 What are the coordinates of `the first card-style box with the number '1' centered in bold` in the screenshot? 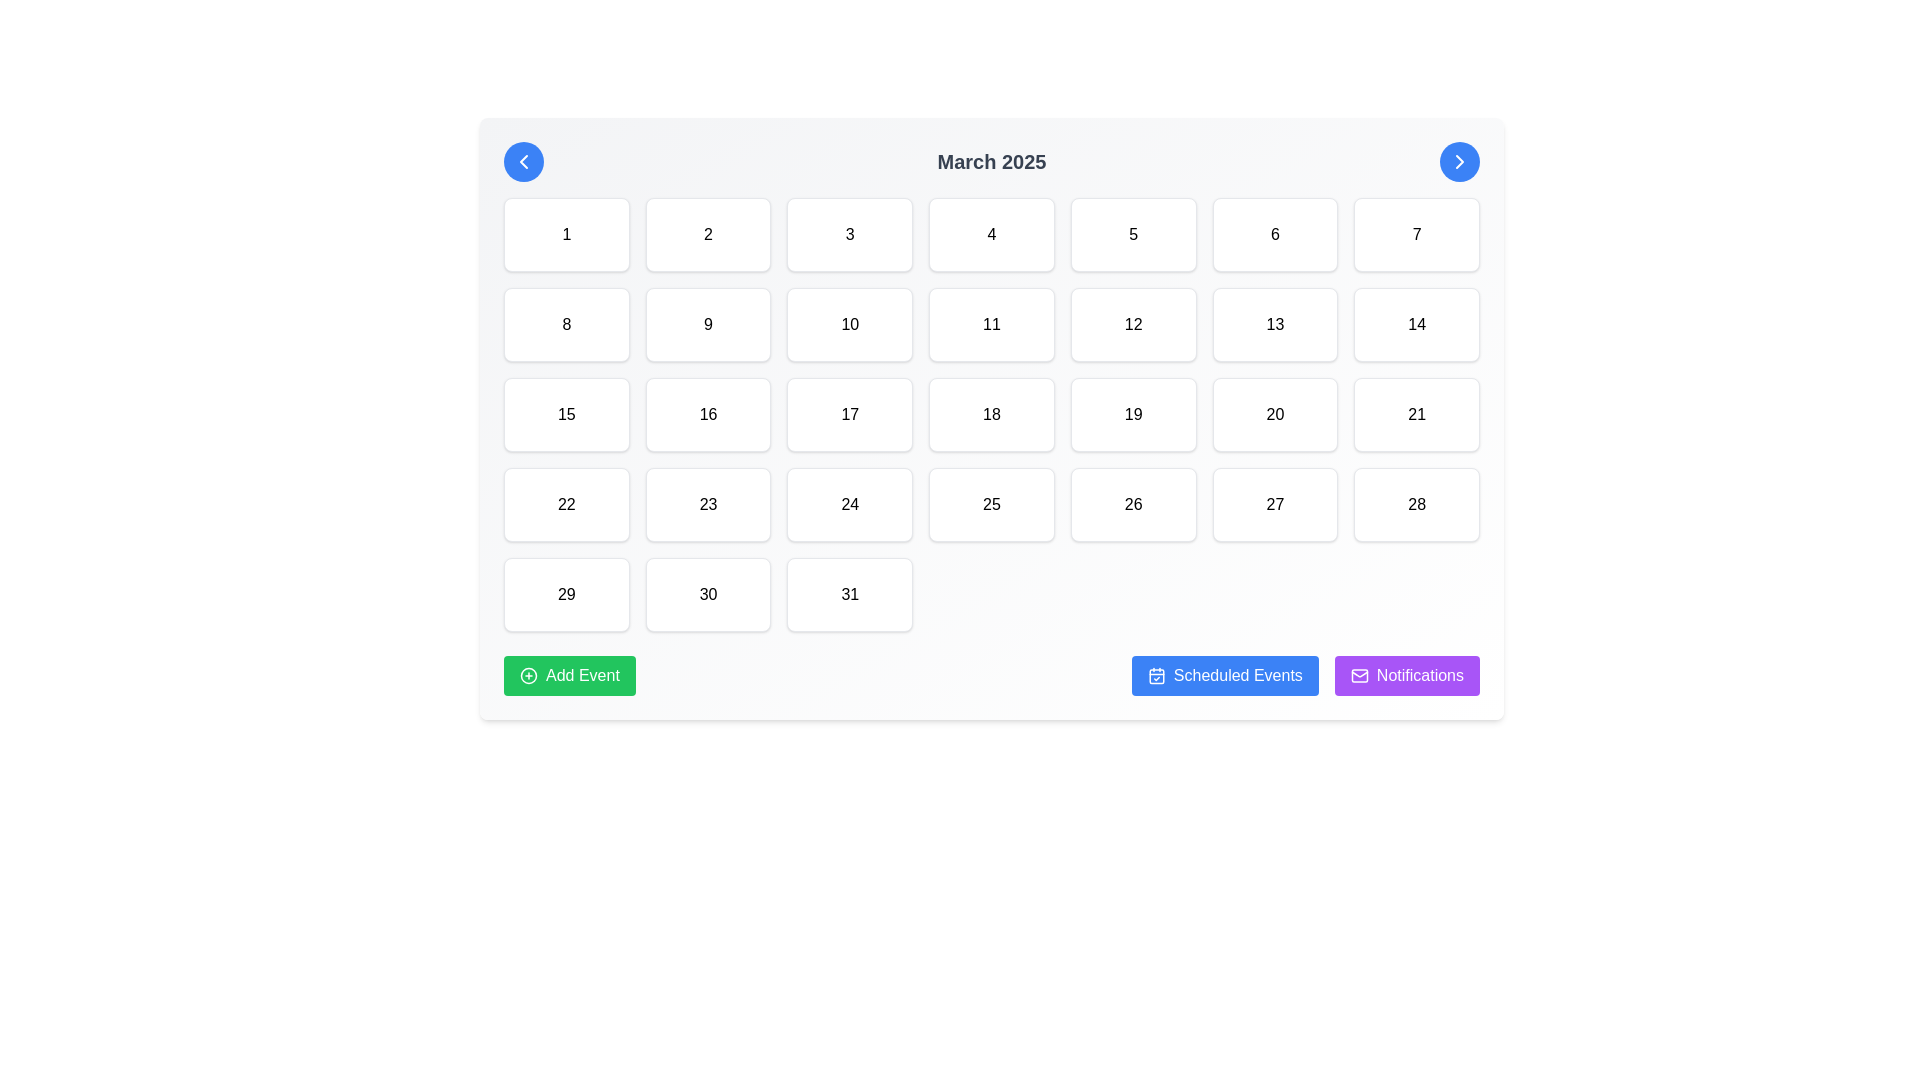 It's located at (565, 234).